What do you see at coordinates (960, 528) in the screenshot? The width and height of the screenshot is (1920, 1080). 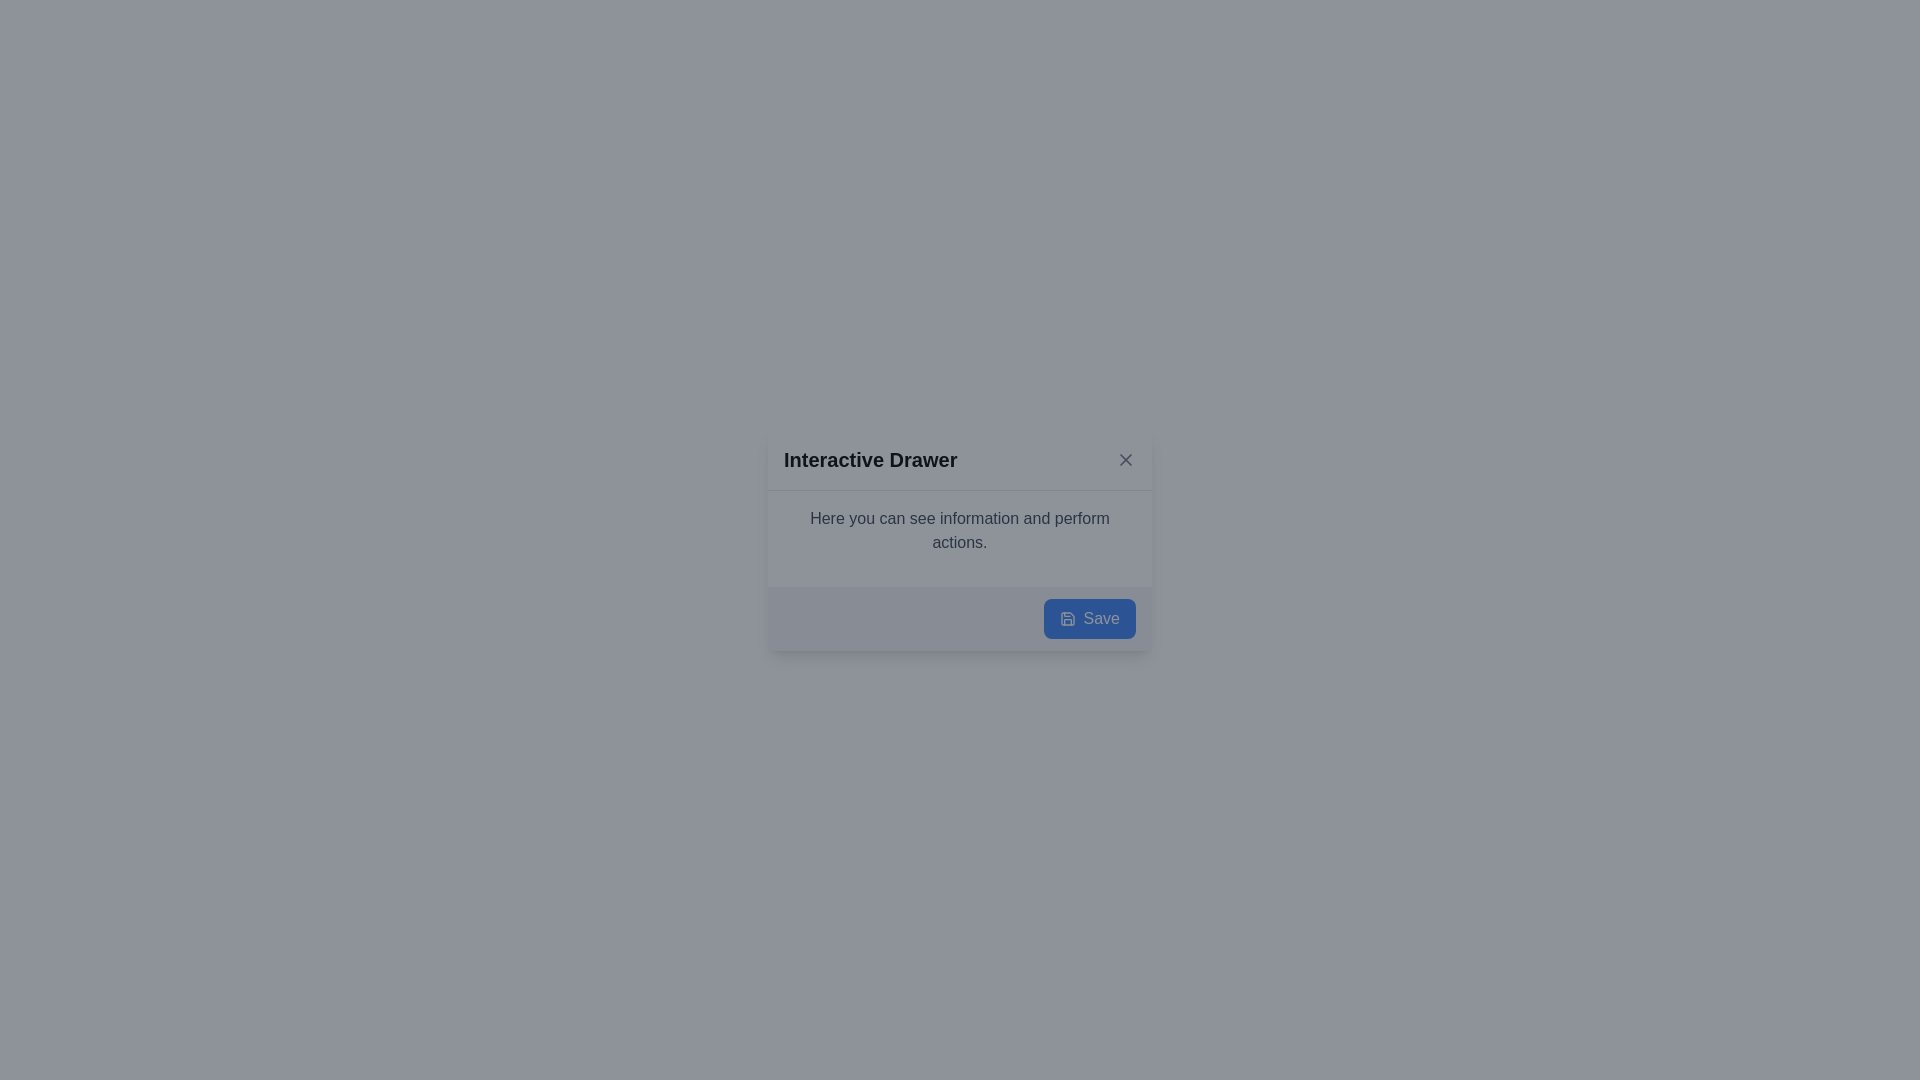 I see `the text block displaying the message 'Here you can see information and perform actions.' which is located in the modal dialog labeled 'Interactive Drawer.'` at bounding box center [960, 528].